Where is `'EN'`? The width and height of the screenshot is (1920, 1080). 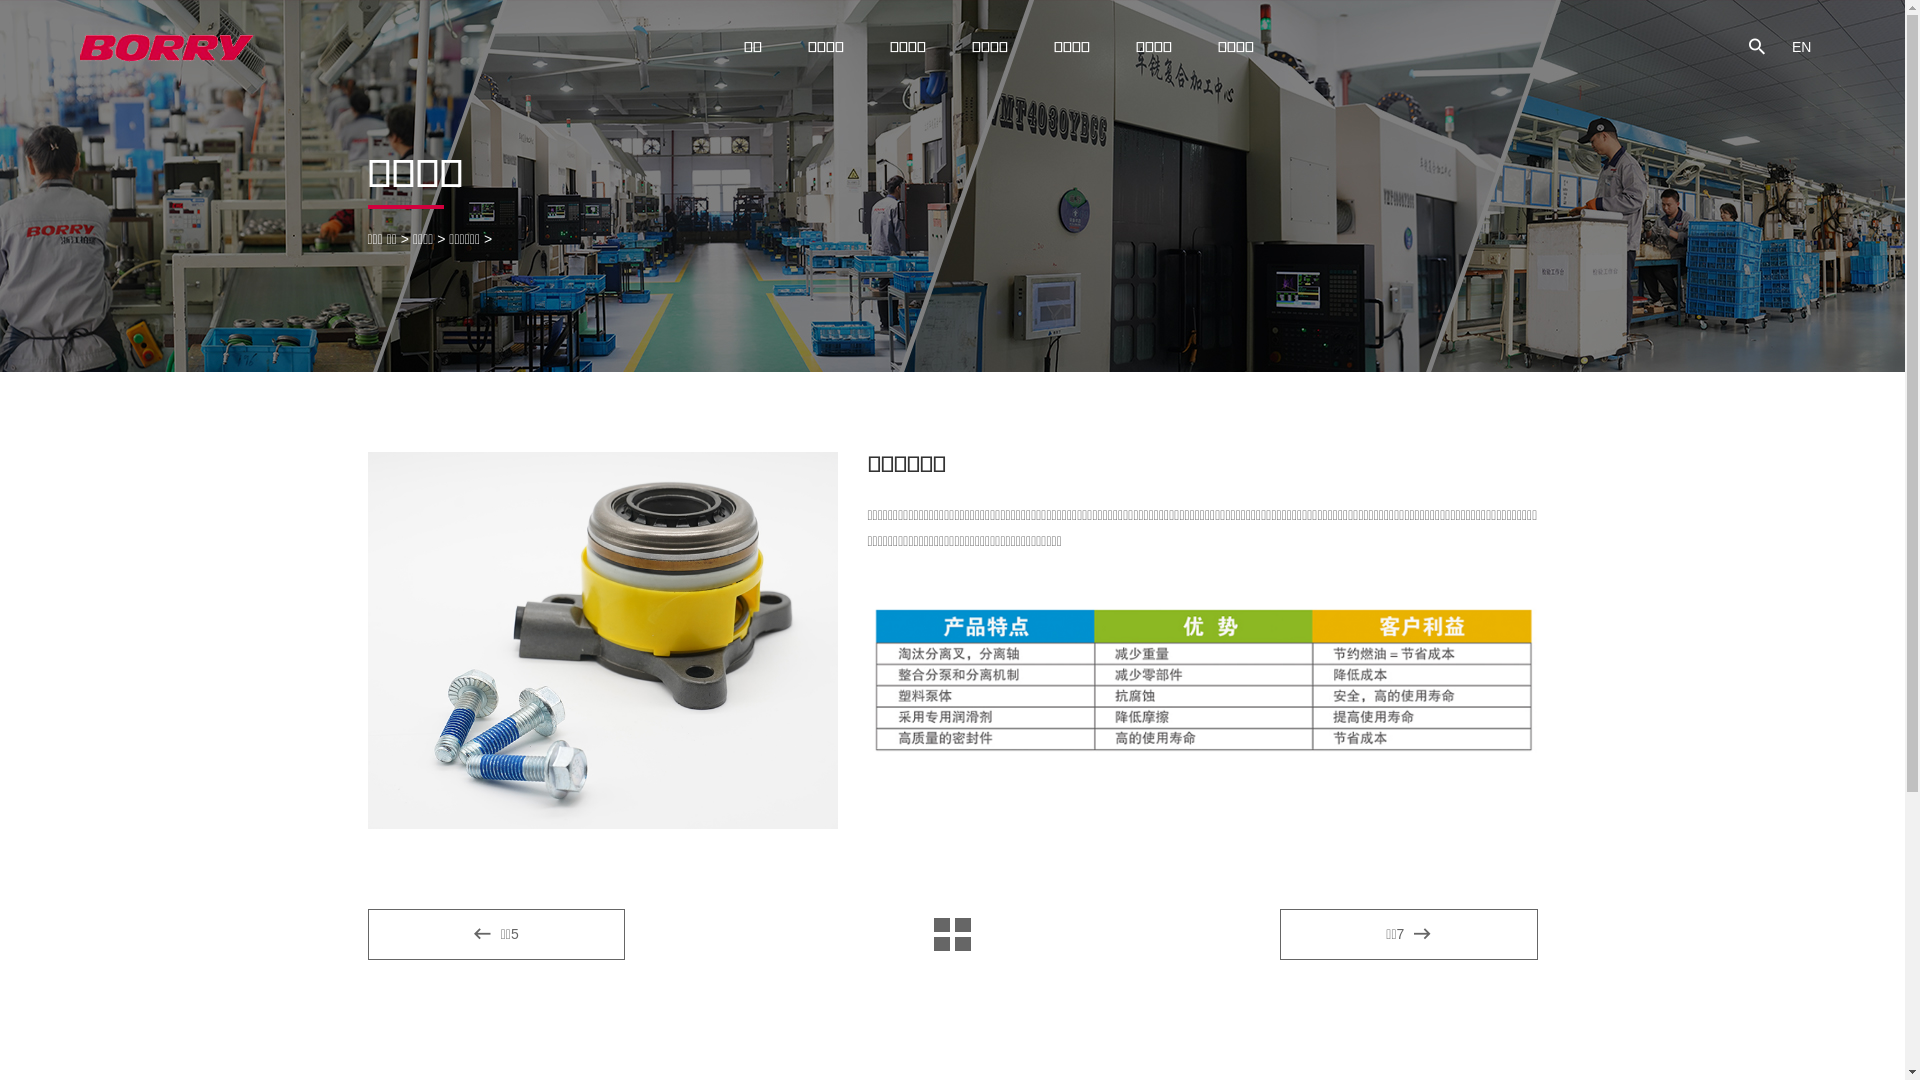 'EN' is located at coordinates (1801, 45).